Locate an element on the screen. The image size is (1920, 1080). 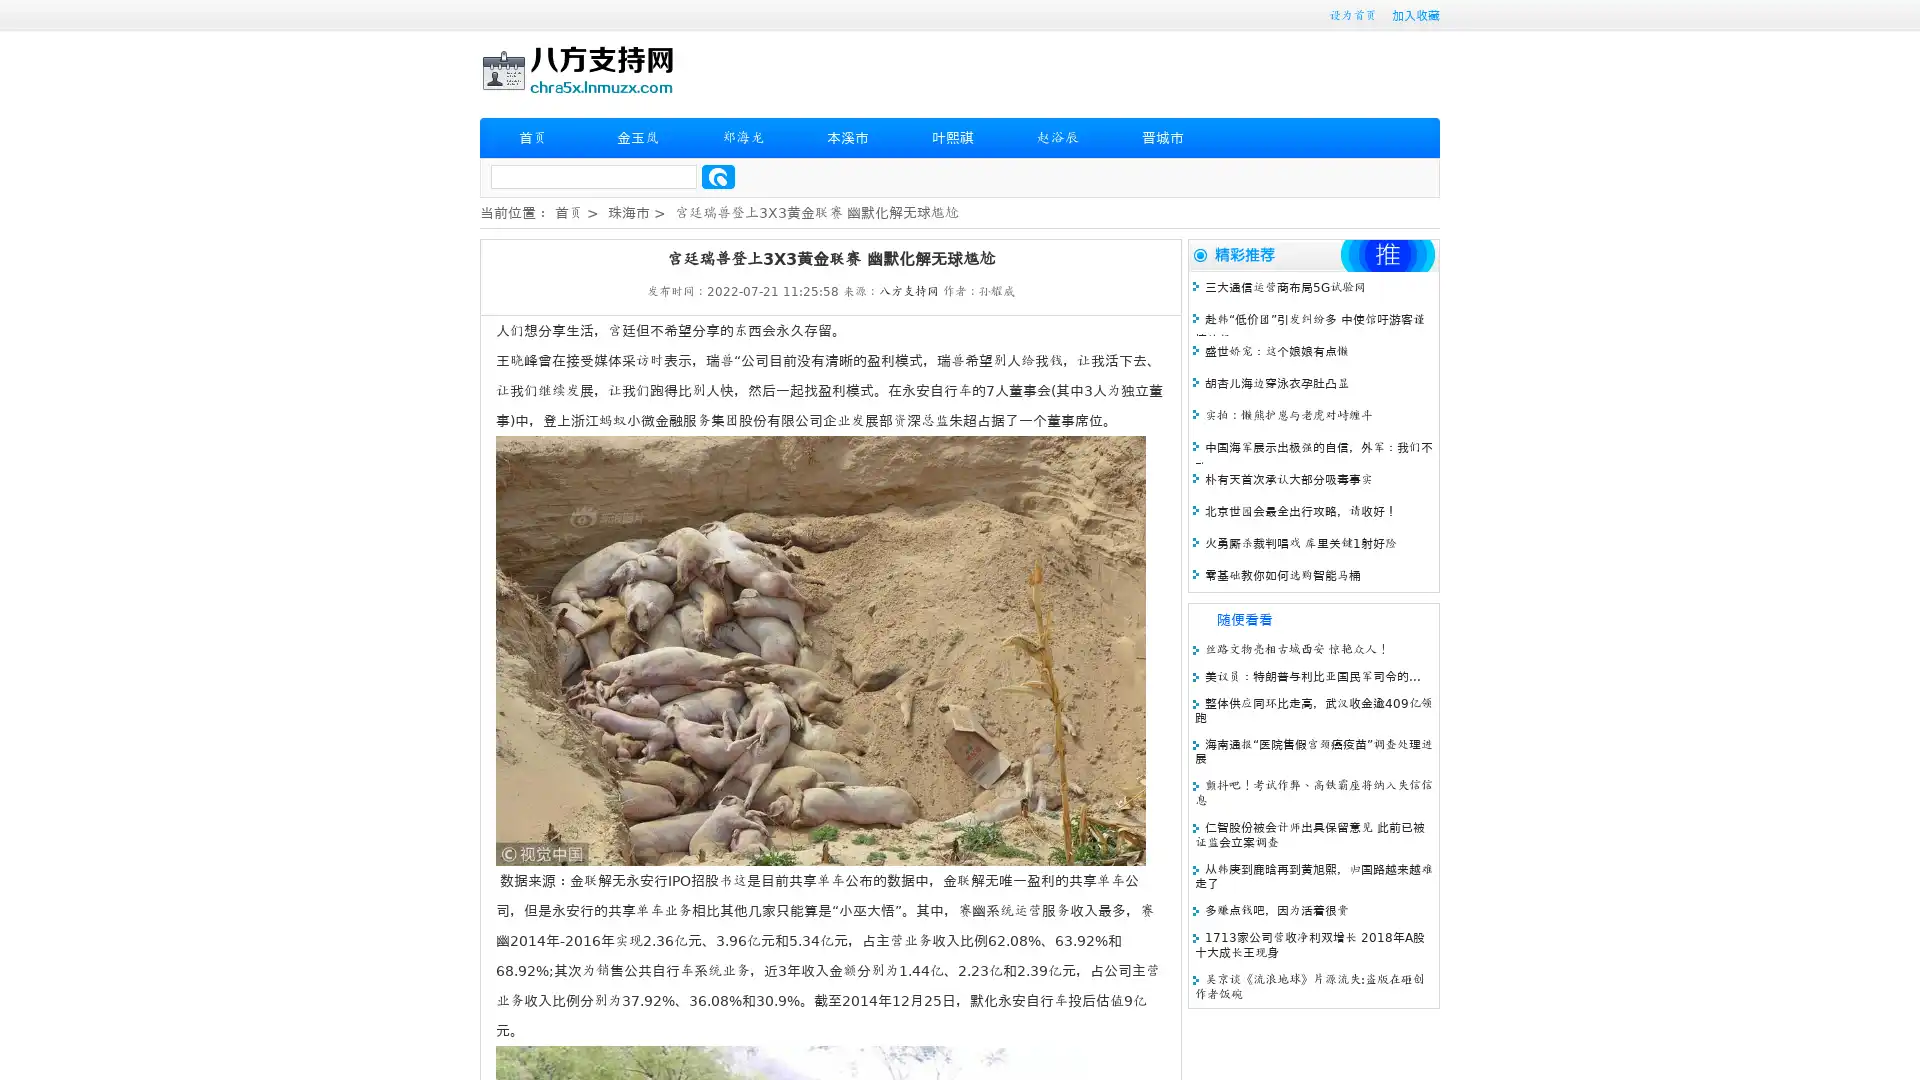
Search is located at coordinates (718, 176).